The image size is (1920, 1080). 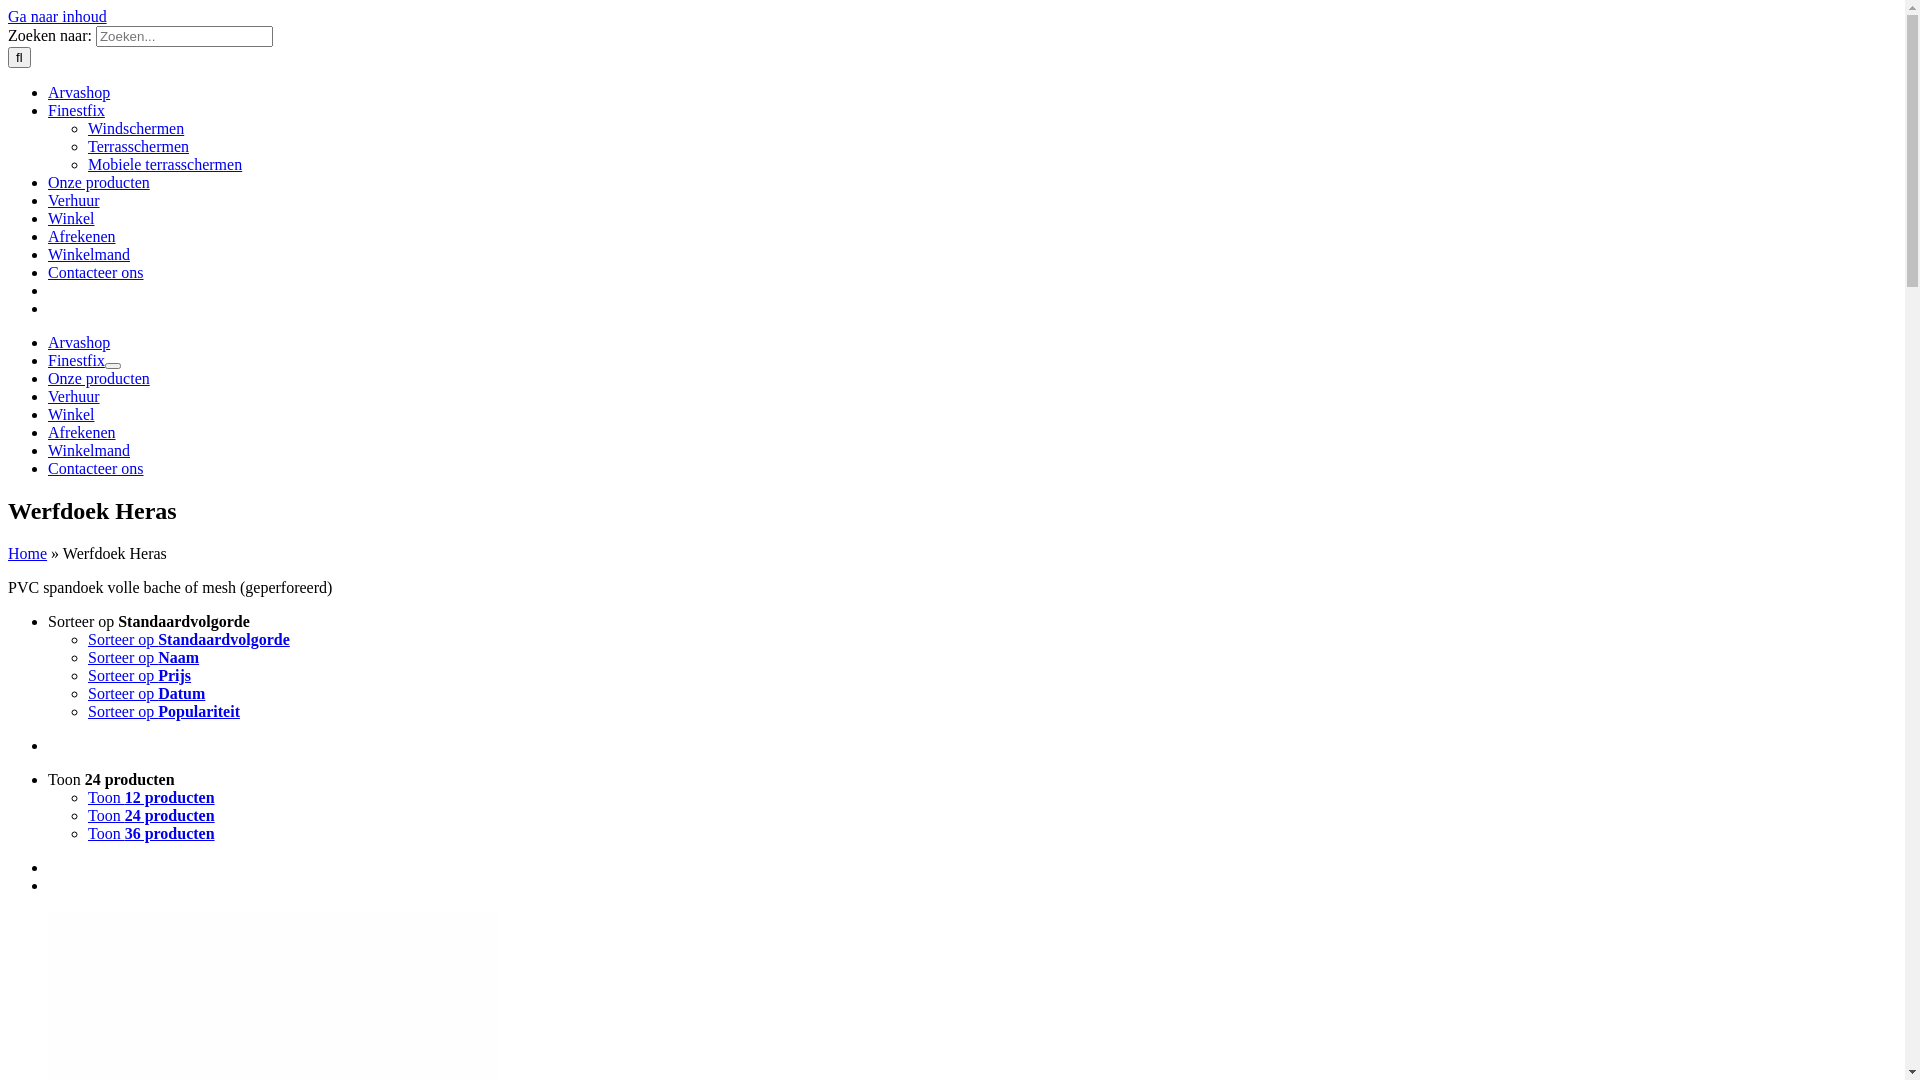 What do you see at coordinates (95, 272) in the screenshot?
I see `'Contacteer ons'` at bounding box center [95, 272].